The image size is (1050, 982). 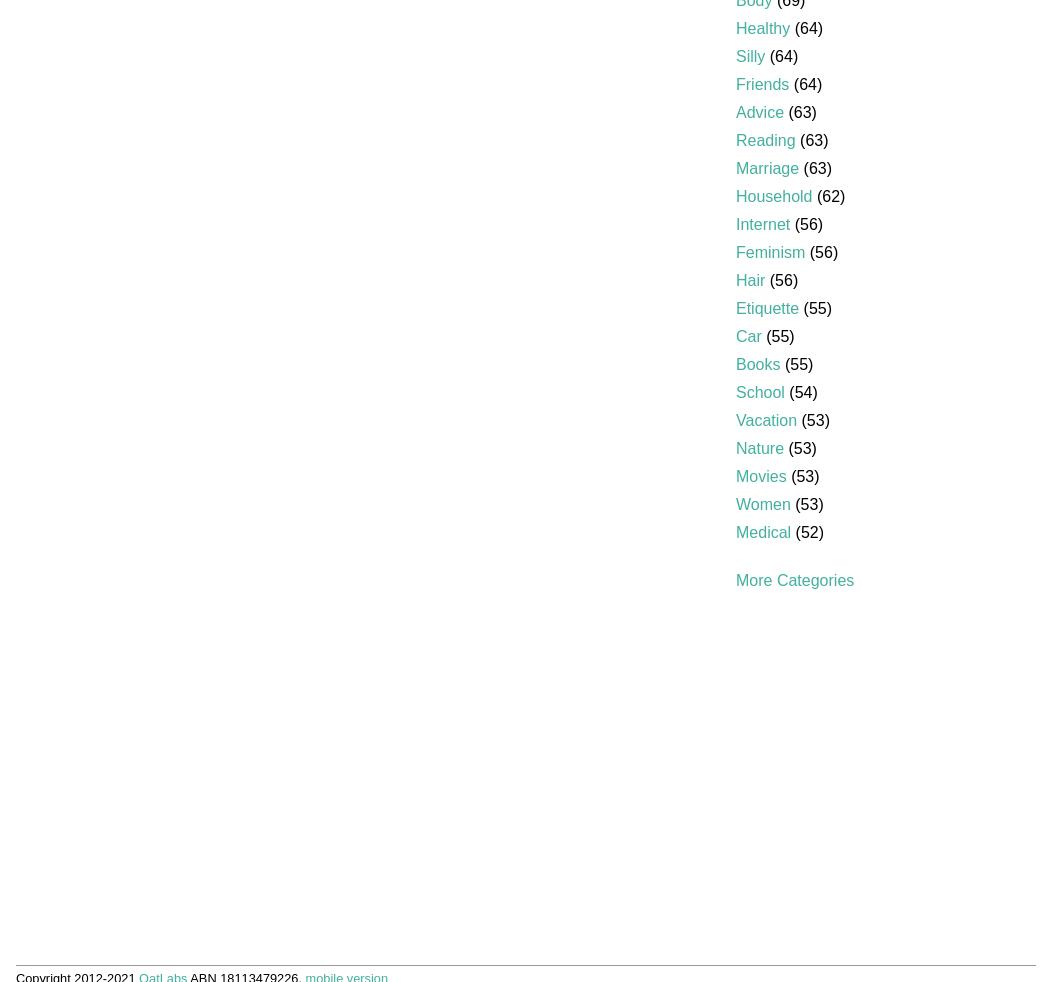 I want to click on 'Friends', so click(x=762, y=83).